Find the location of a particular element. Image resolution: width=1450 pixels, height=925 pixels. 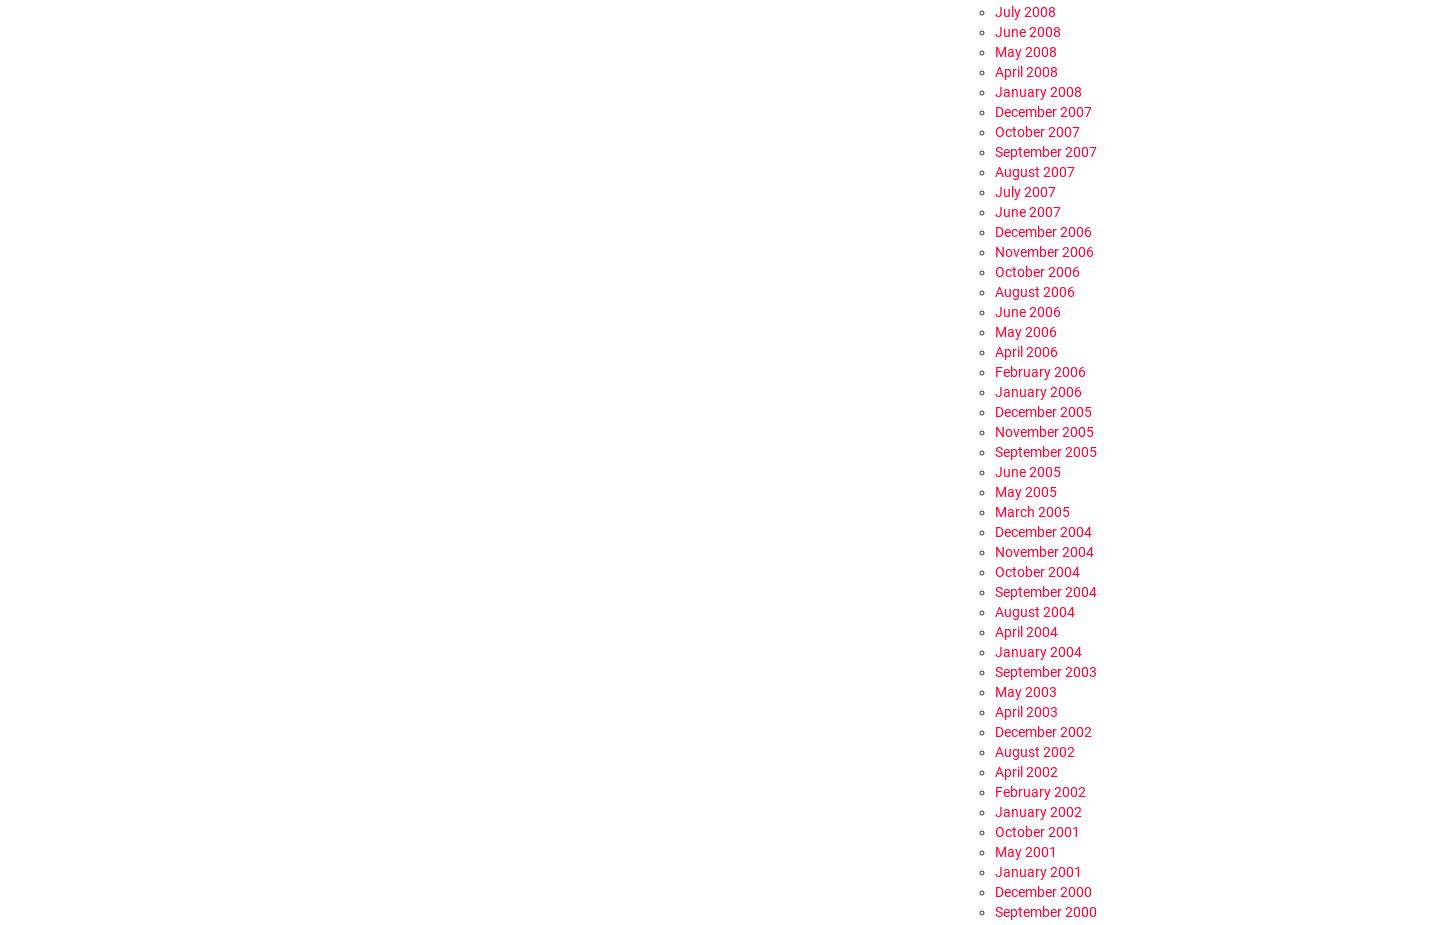

'February 2006' is located at coordinates (994, 370).